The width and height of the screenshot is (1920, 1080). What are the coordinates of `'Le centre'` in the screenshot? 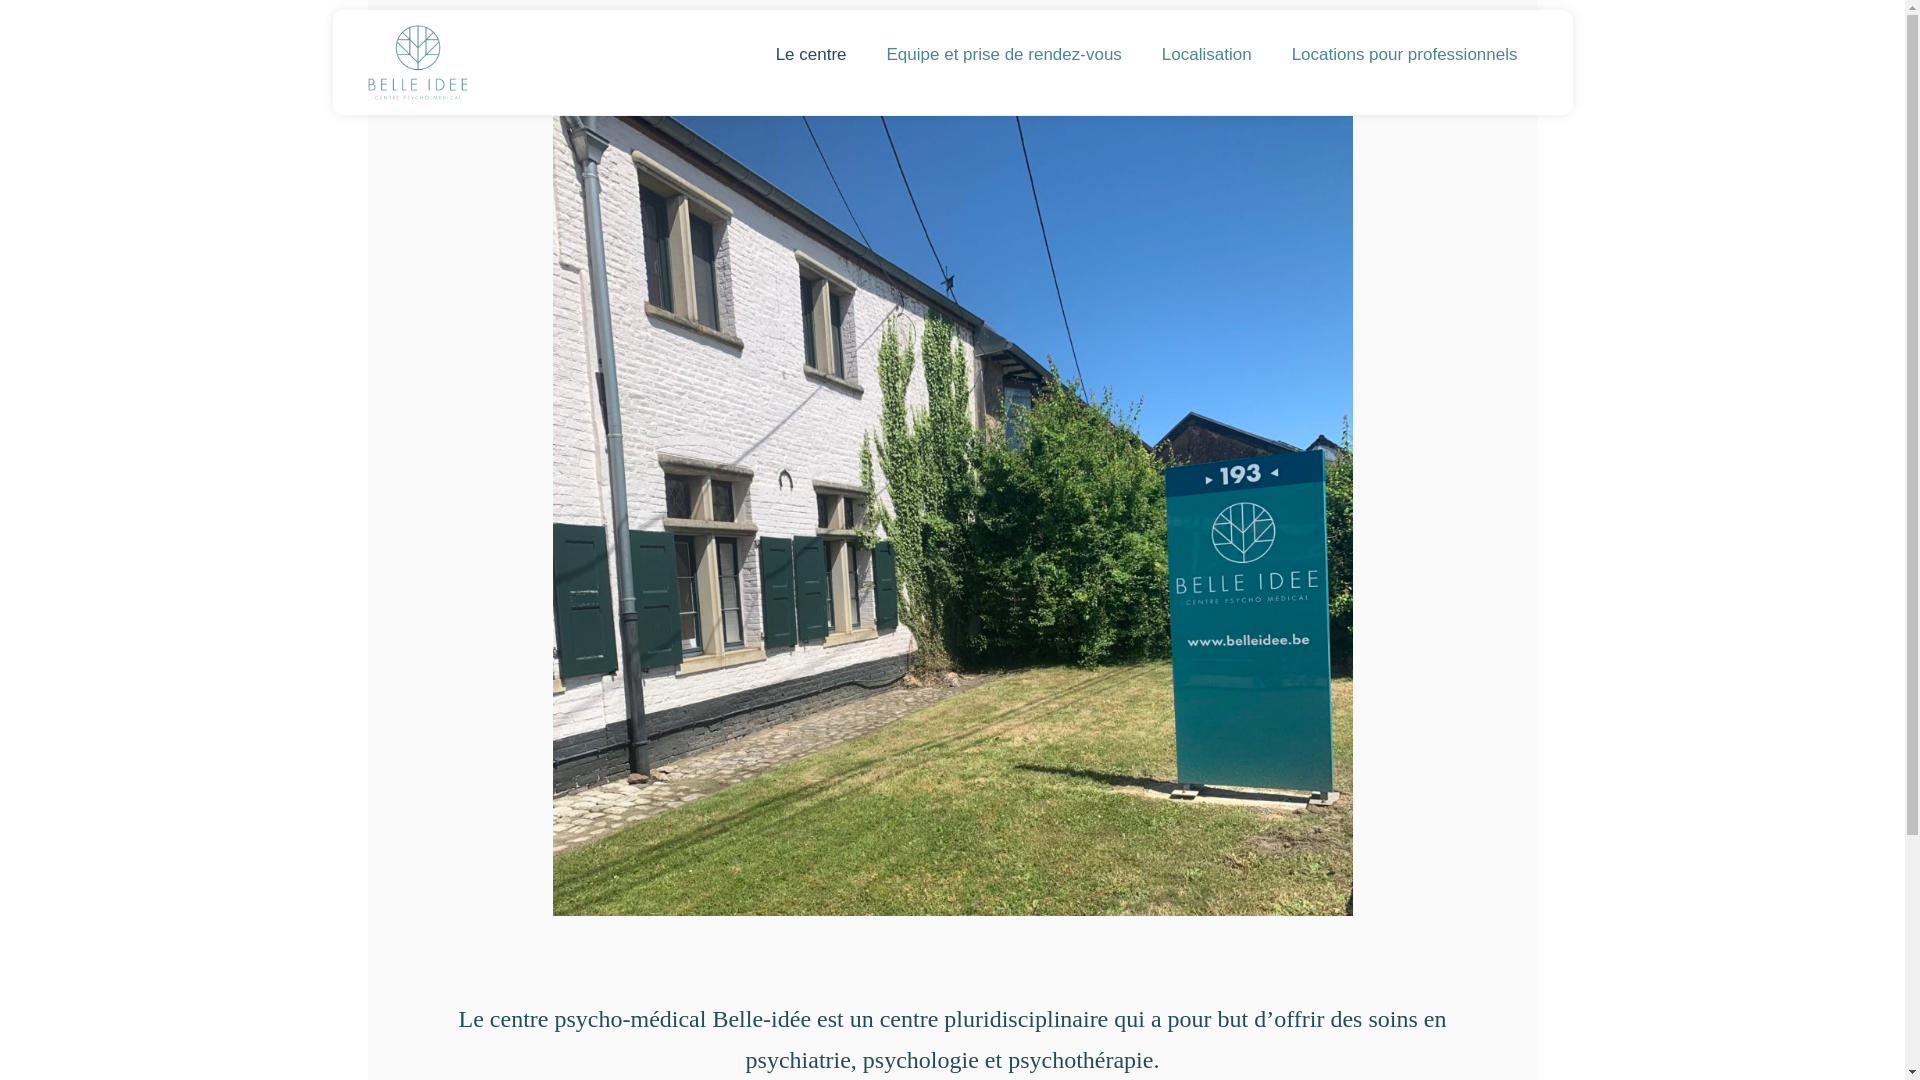 It's located at (754, 53).